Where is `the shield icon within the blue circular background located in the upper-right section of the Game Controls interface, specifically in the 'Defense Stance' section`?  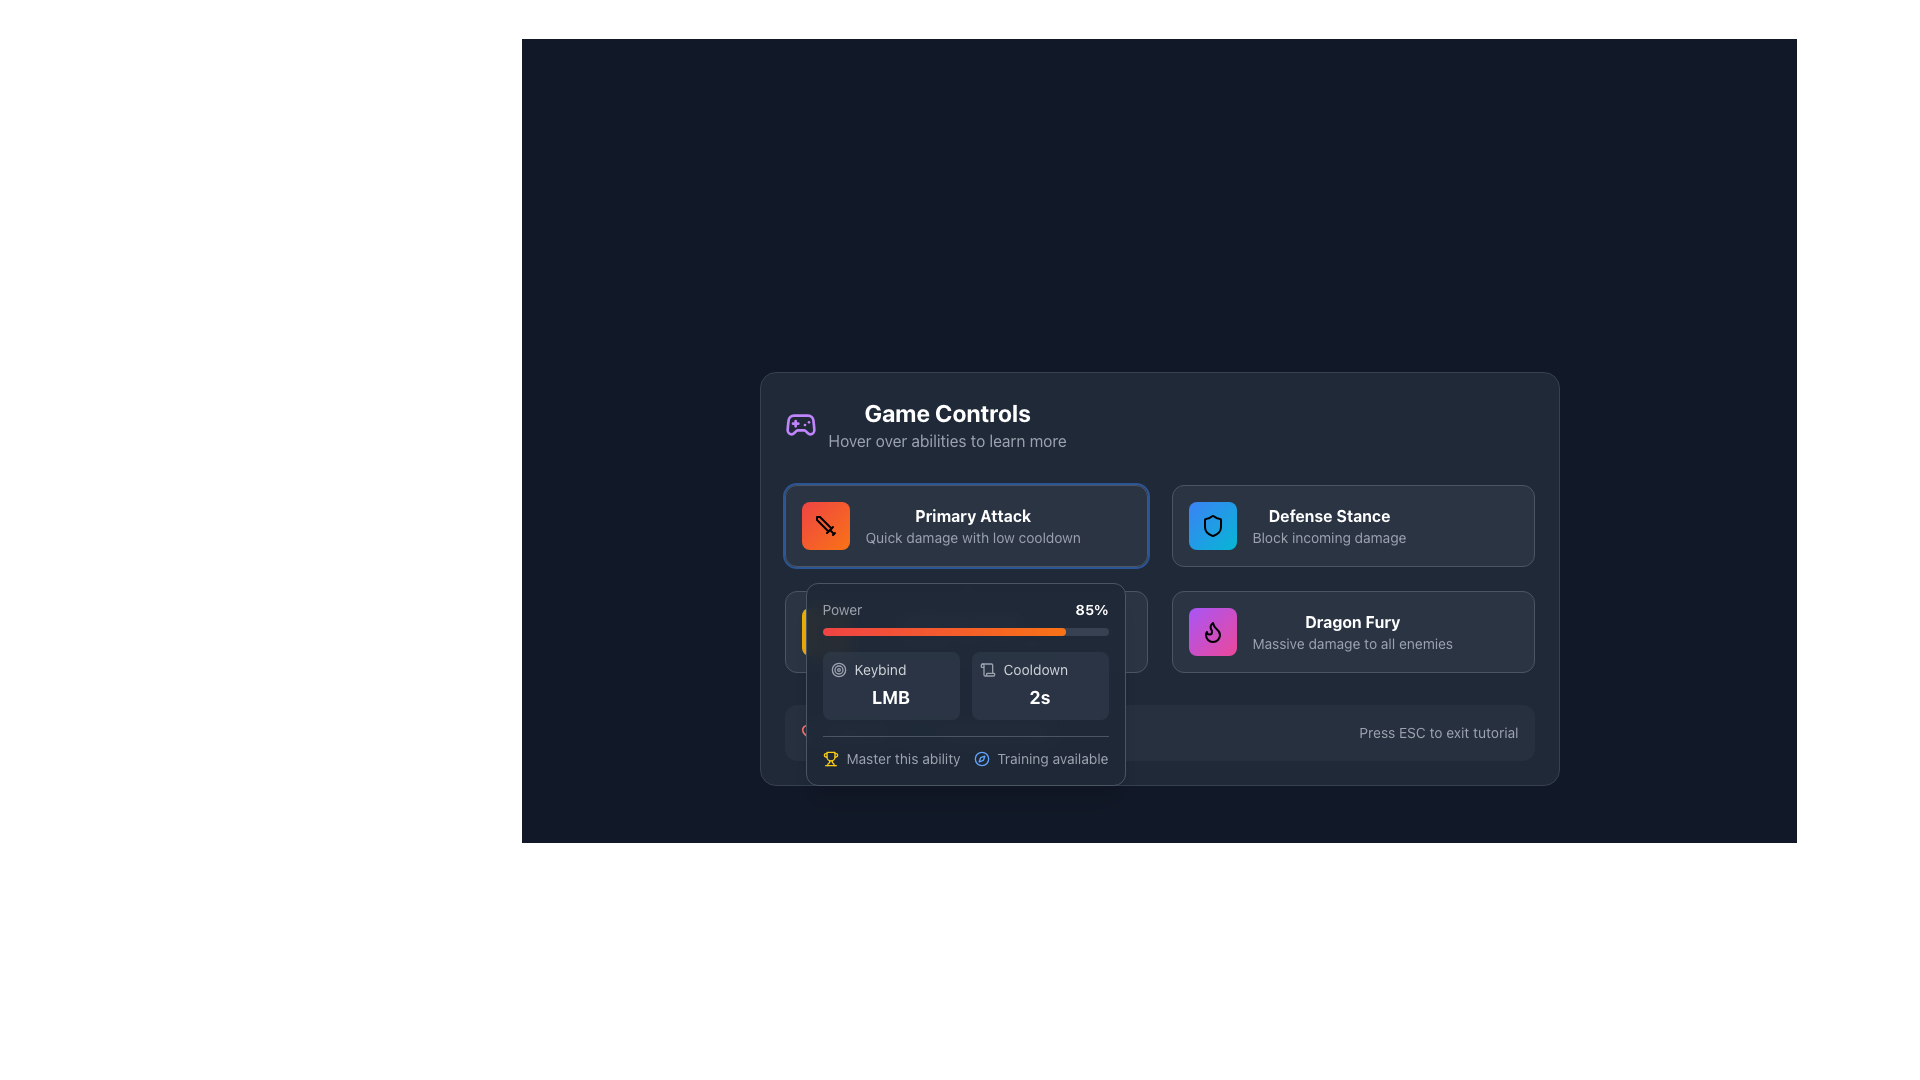
the shield icon within the blue circular background located in the upper-right section of the Game Controls interface, specifically in the 'Defense Stance' section is located at coordinates (1211, 524).